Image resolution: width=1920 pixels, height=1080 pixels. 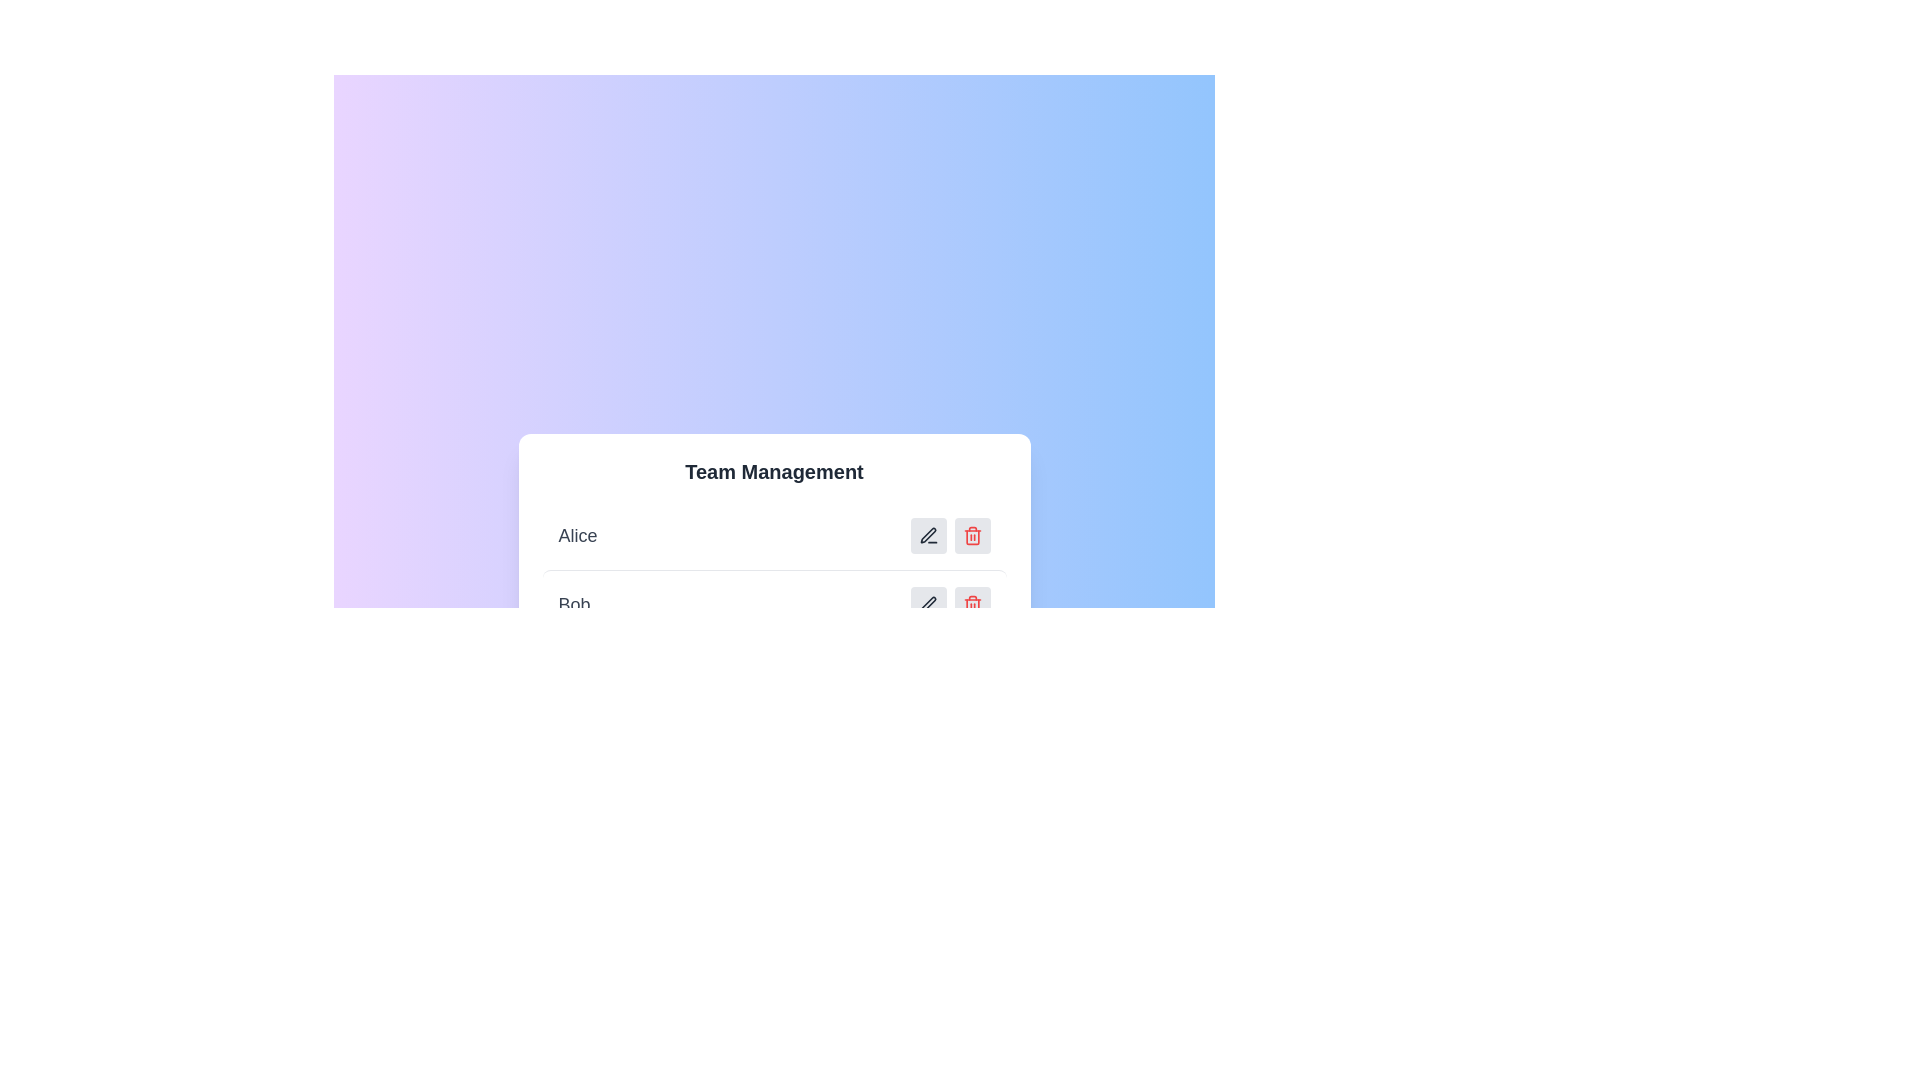 I want to click on edit button for the team member Bob, so click(x=927, y=604).